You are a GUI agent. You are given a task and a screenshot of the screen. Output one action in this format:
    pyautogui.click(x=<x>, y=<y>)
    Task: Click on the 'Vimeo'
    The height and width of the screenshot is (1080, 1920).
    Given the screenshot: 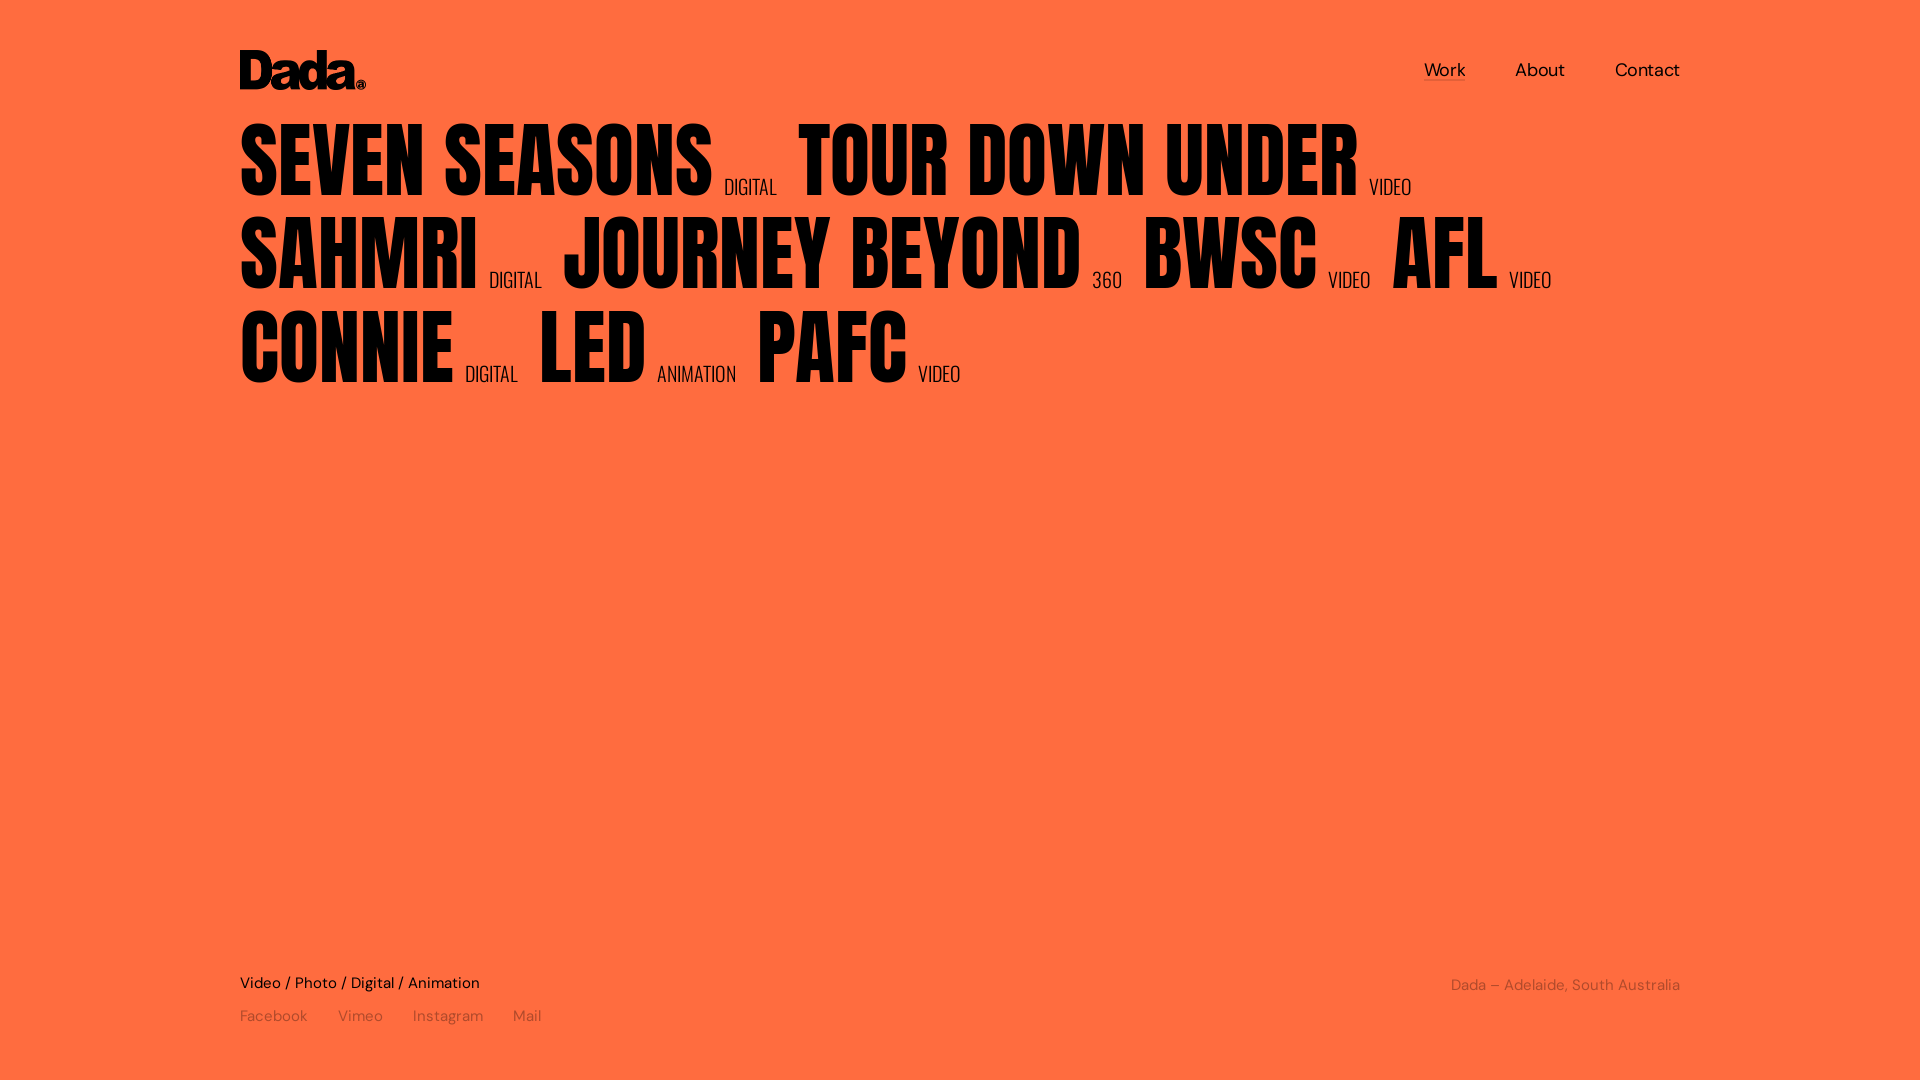 What is the action you would take?
    pyautogui.click(x=375, y=1011)
    